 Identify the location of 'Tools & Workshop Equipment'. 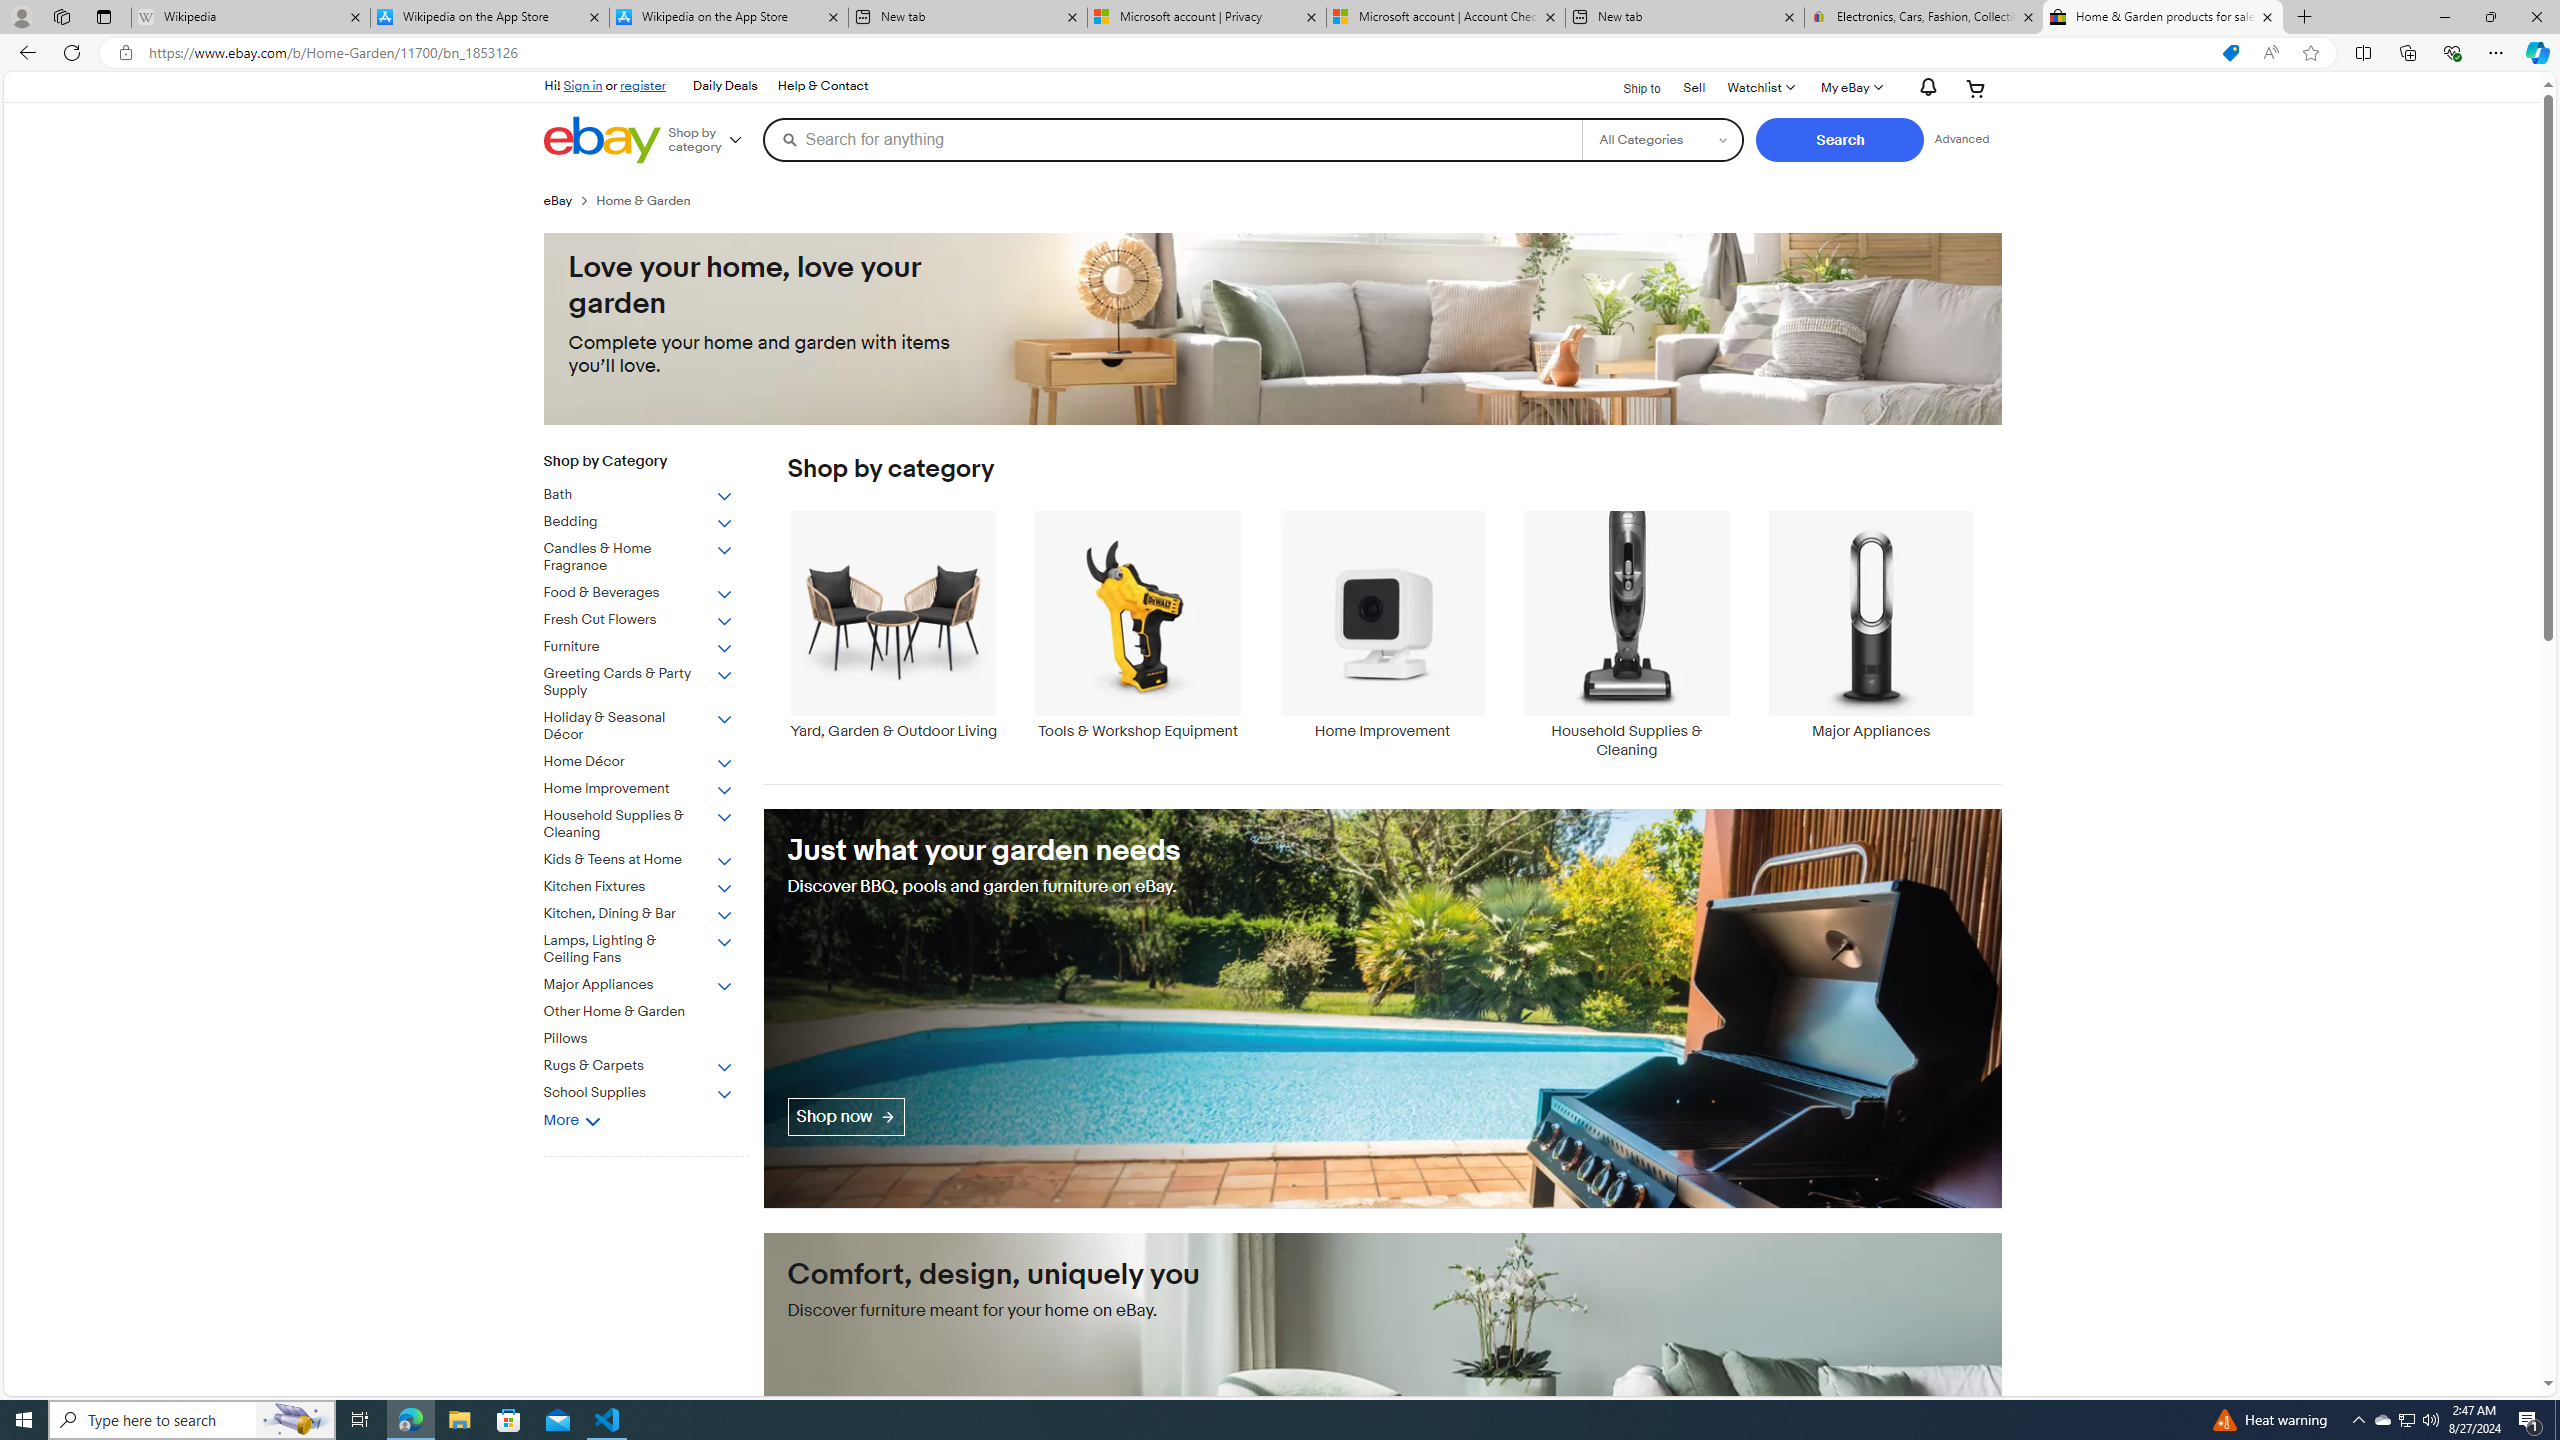
(1137, 635).